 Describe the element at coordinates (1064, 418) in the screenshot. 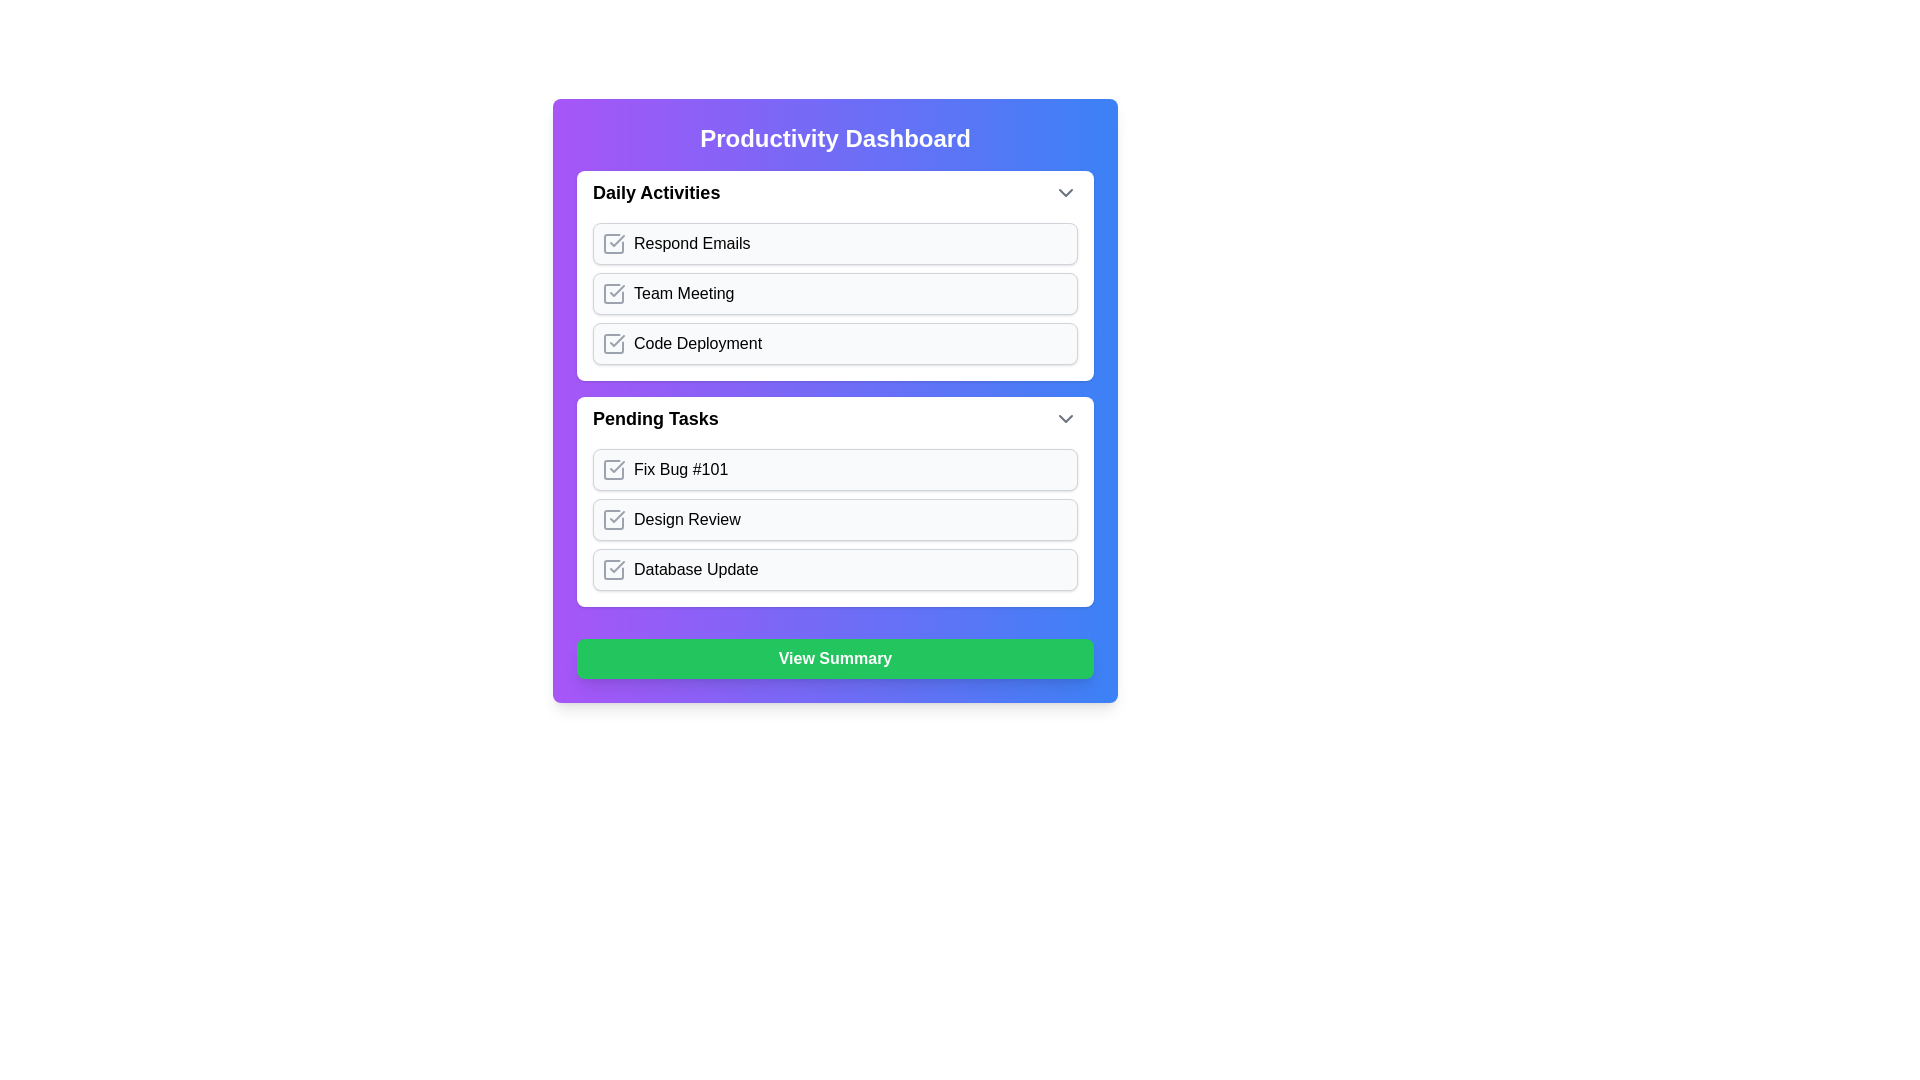

I see `the chevron icon located at the far right of the 'Pending Tasks' section header, which serves as a toggle for expanding or collapsing that section` at that location.